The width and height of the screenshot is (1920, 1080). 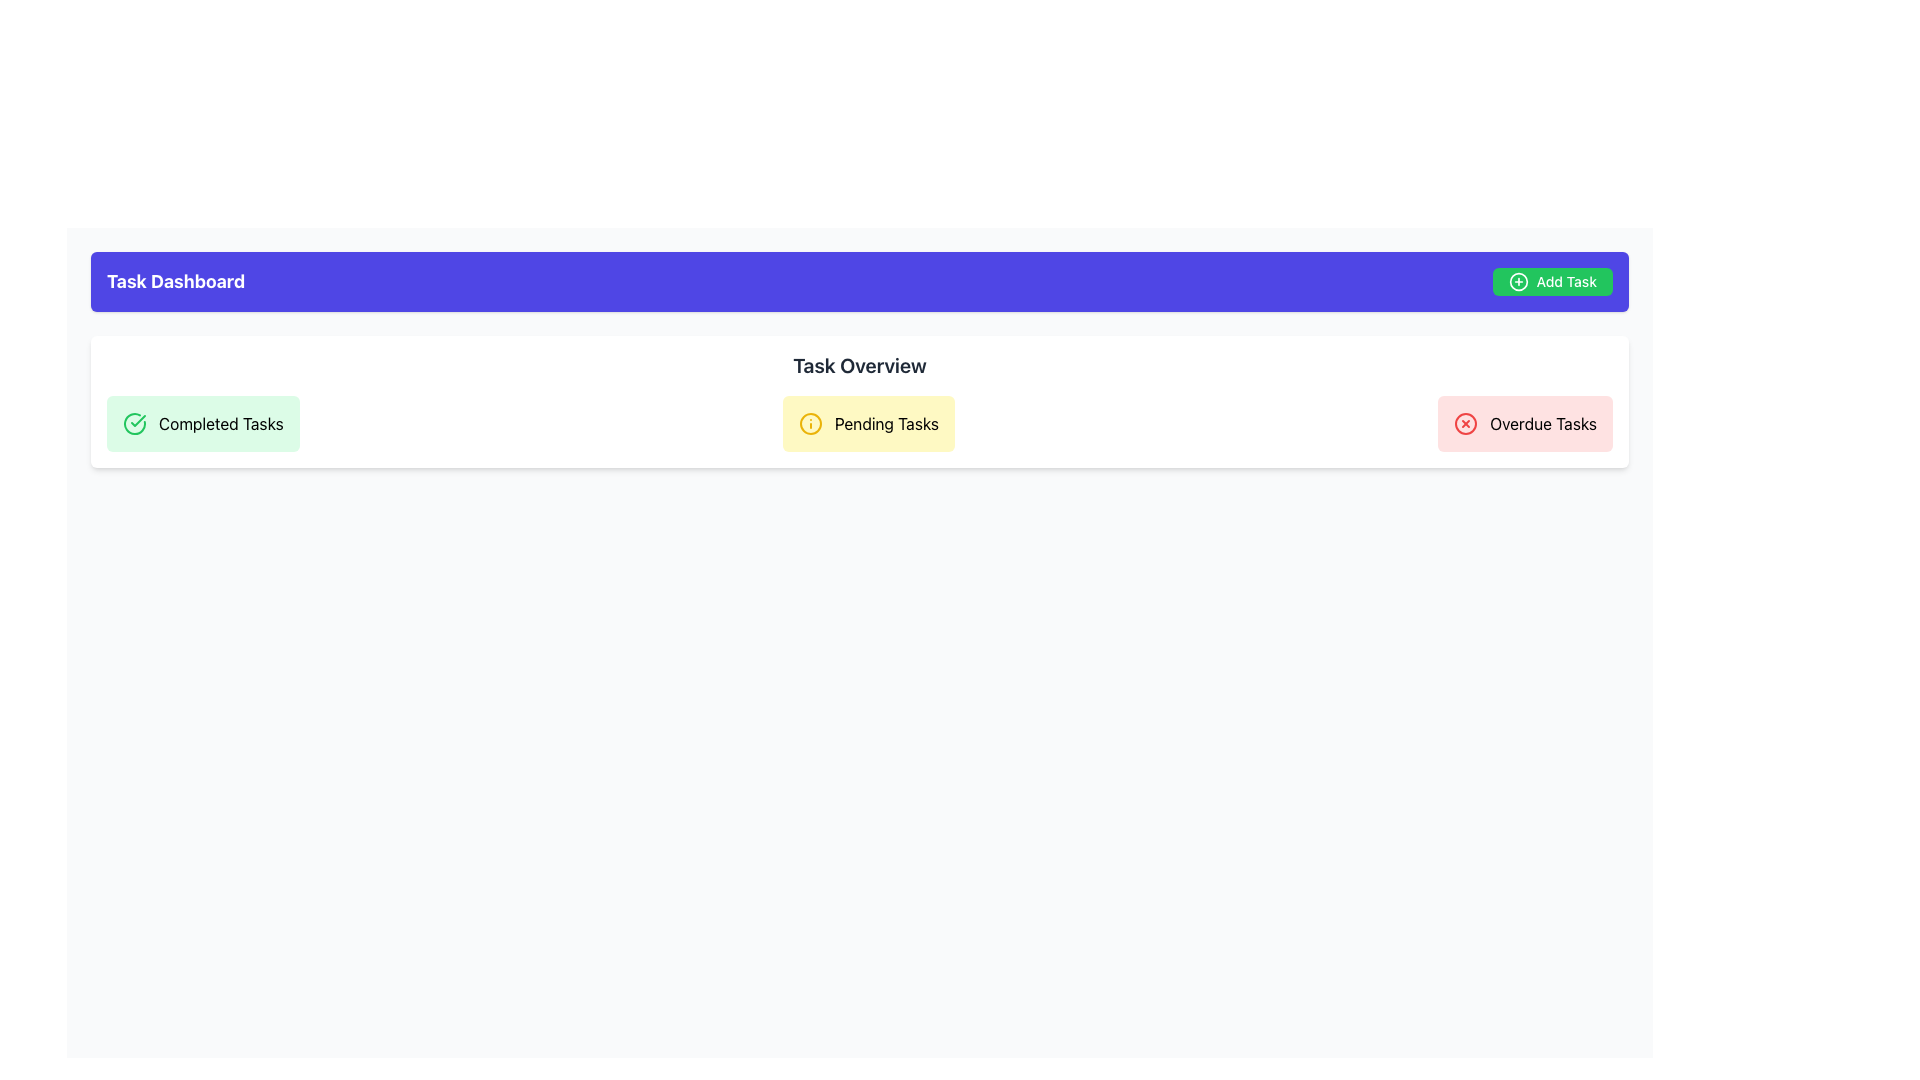 I want to click on the 'Add Task' button in the upper right corner of the dashboard's header section, so click(x=1551, y=281).